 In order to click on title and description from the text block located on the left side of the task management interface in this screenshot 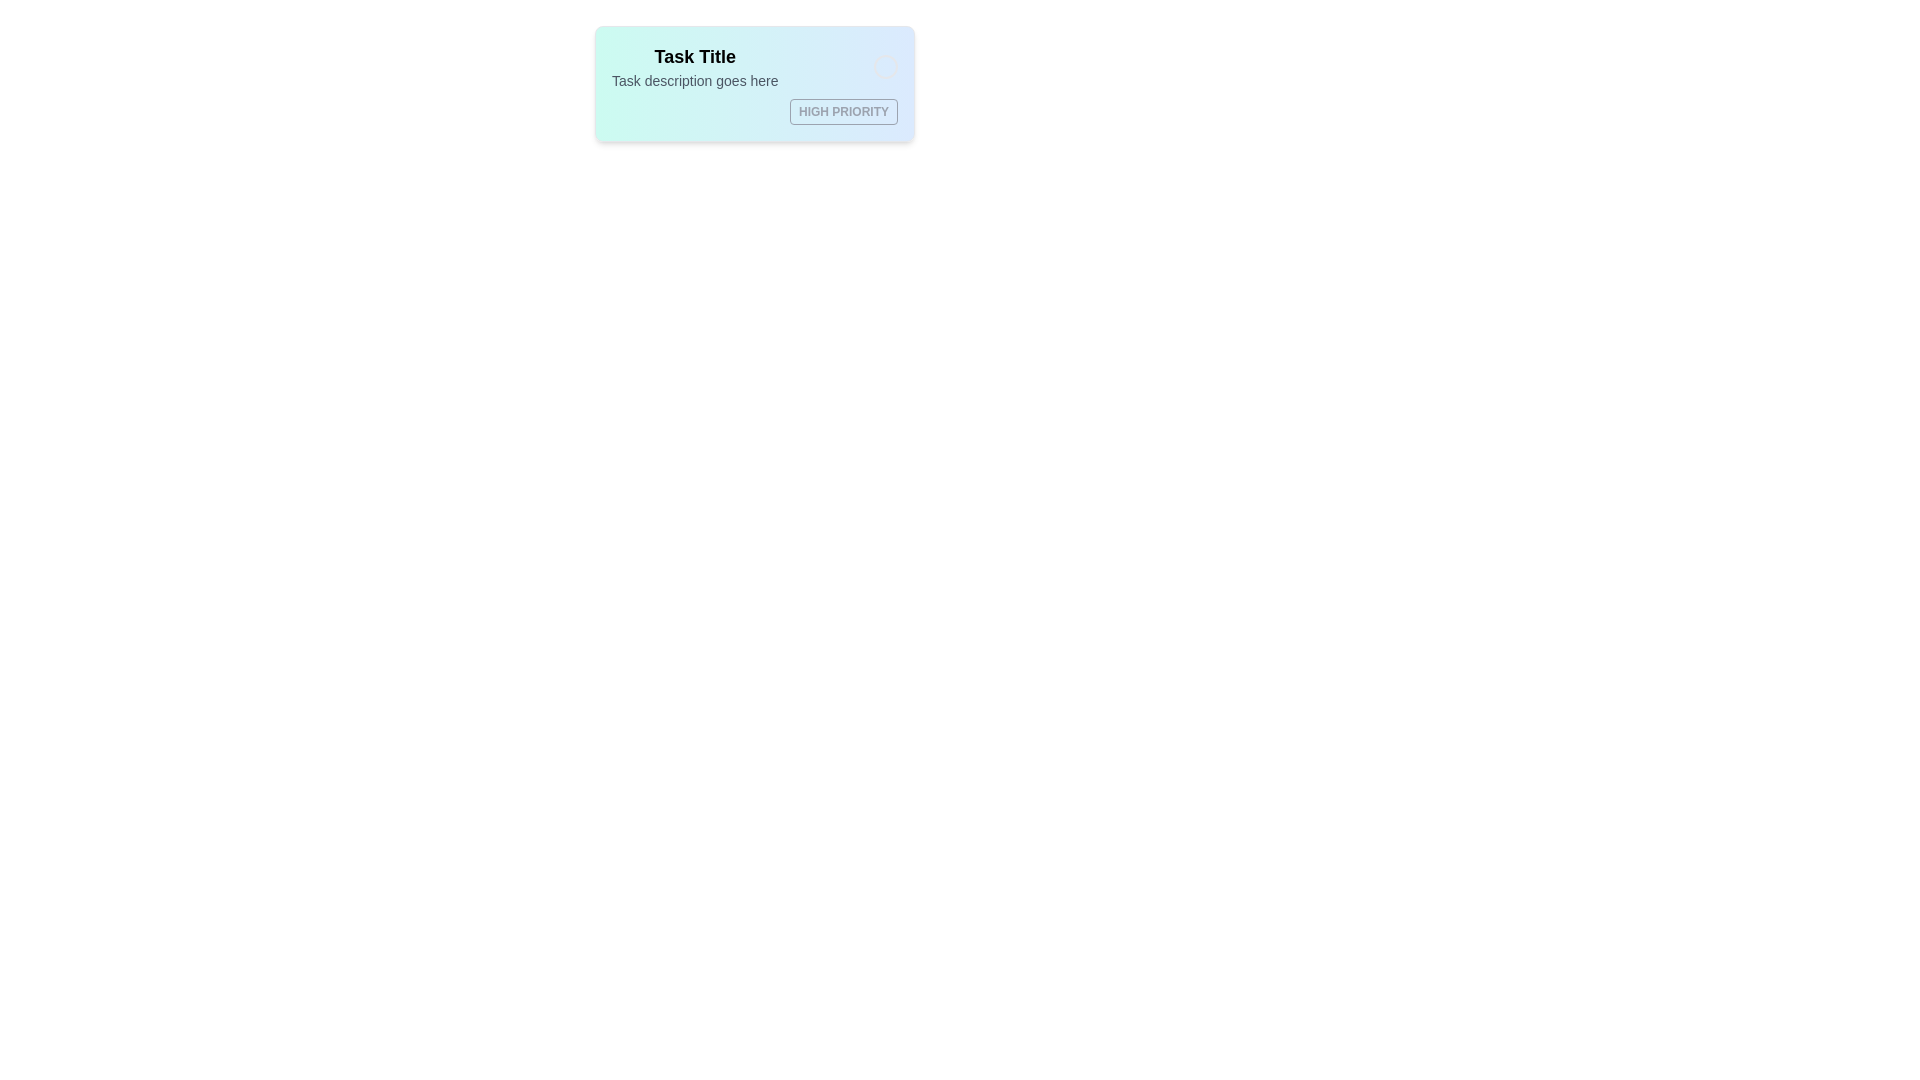, I will do `click(695, 65)`.